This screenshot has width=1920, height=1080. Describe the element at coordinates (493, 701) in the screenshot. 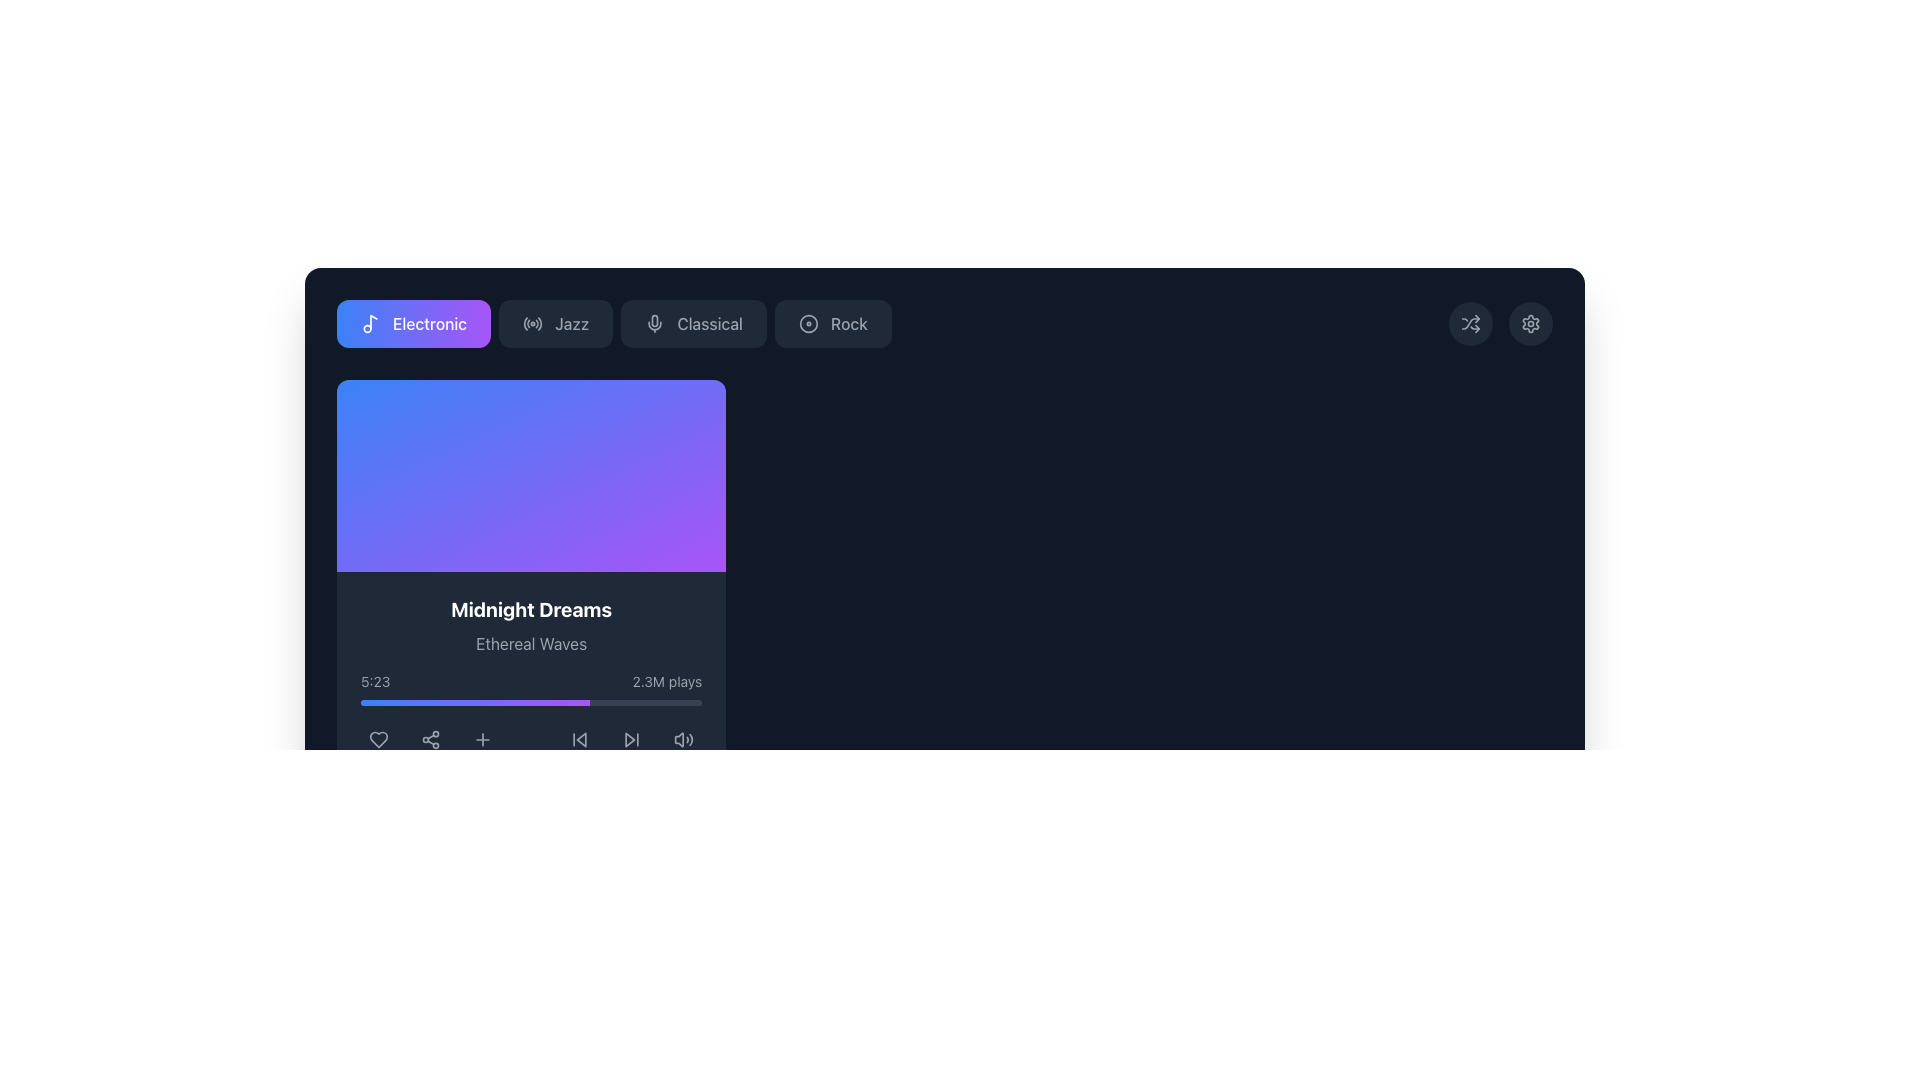

I see `the slider value` at that location.